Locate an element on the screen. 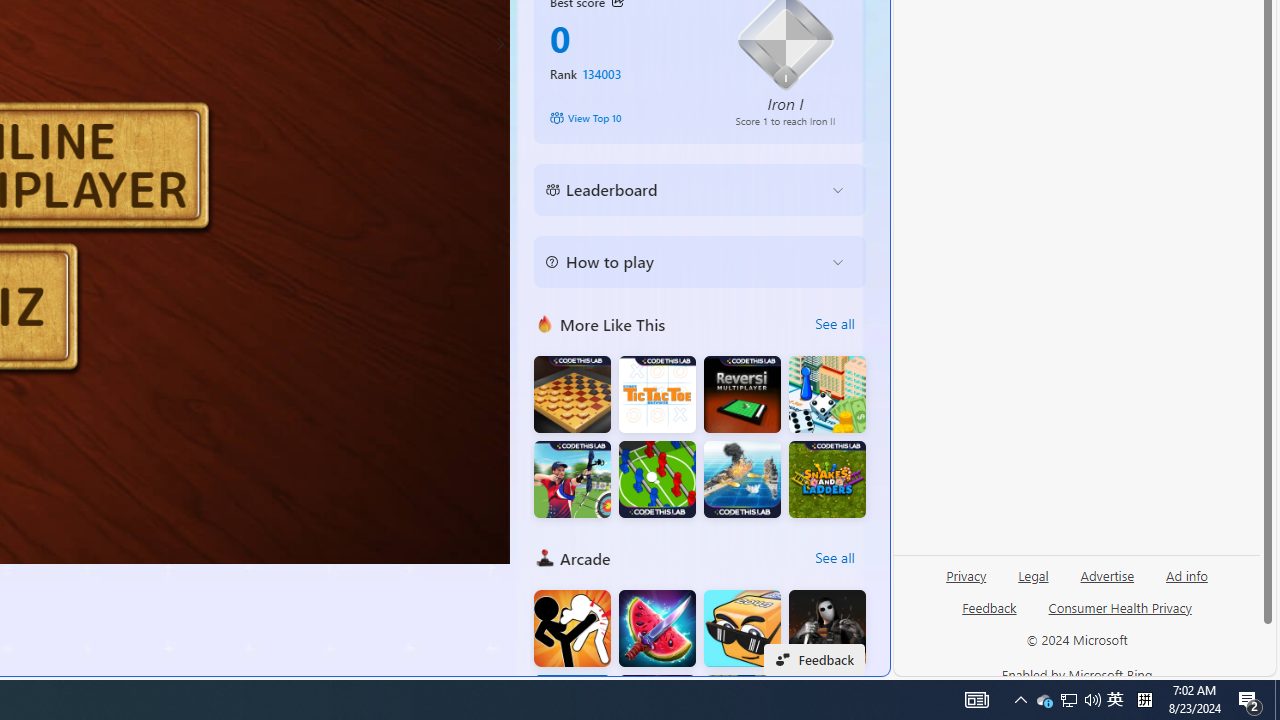 This screenshot has height=720, width=1280. 'Snakes and Ladders' is located at coordinates (827, 479).